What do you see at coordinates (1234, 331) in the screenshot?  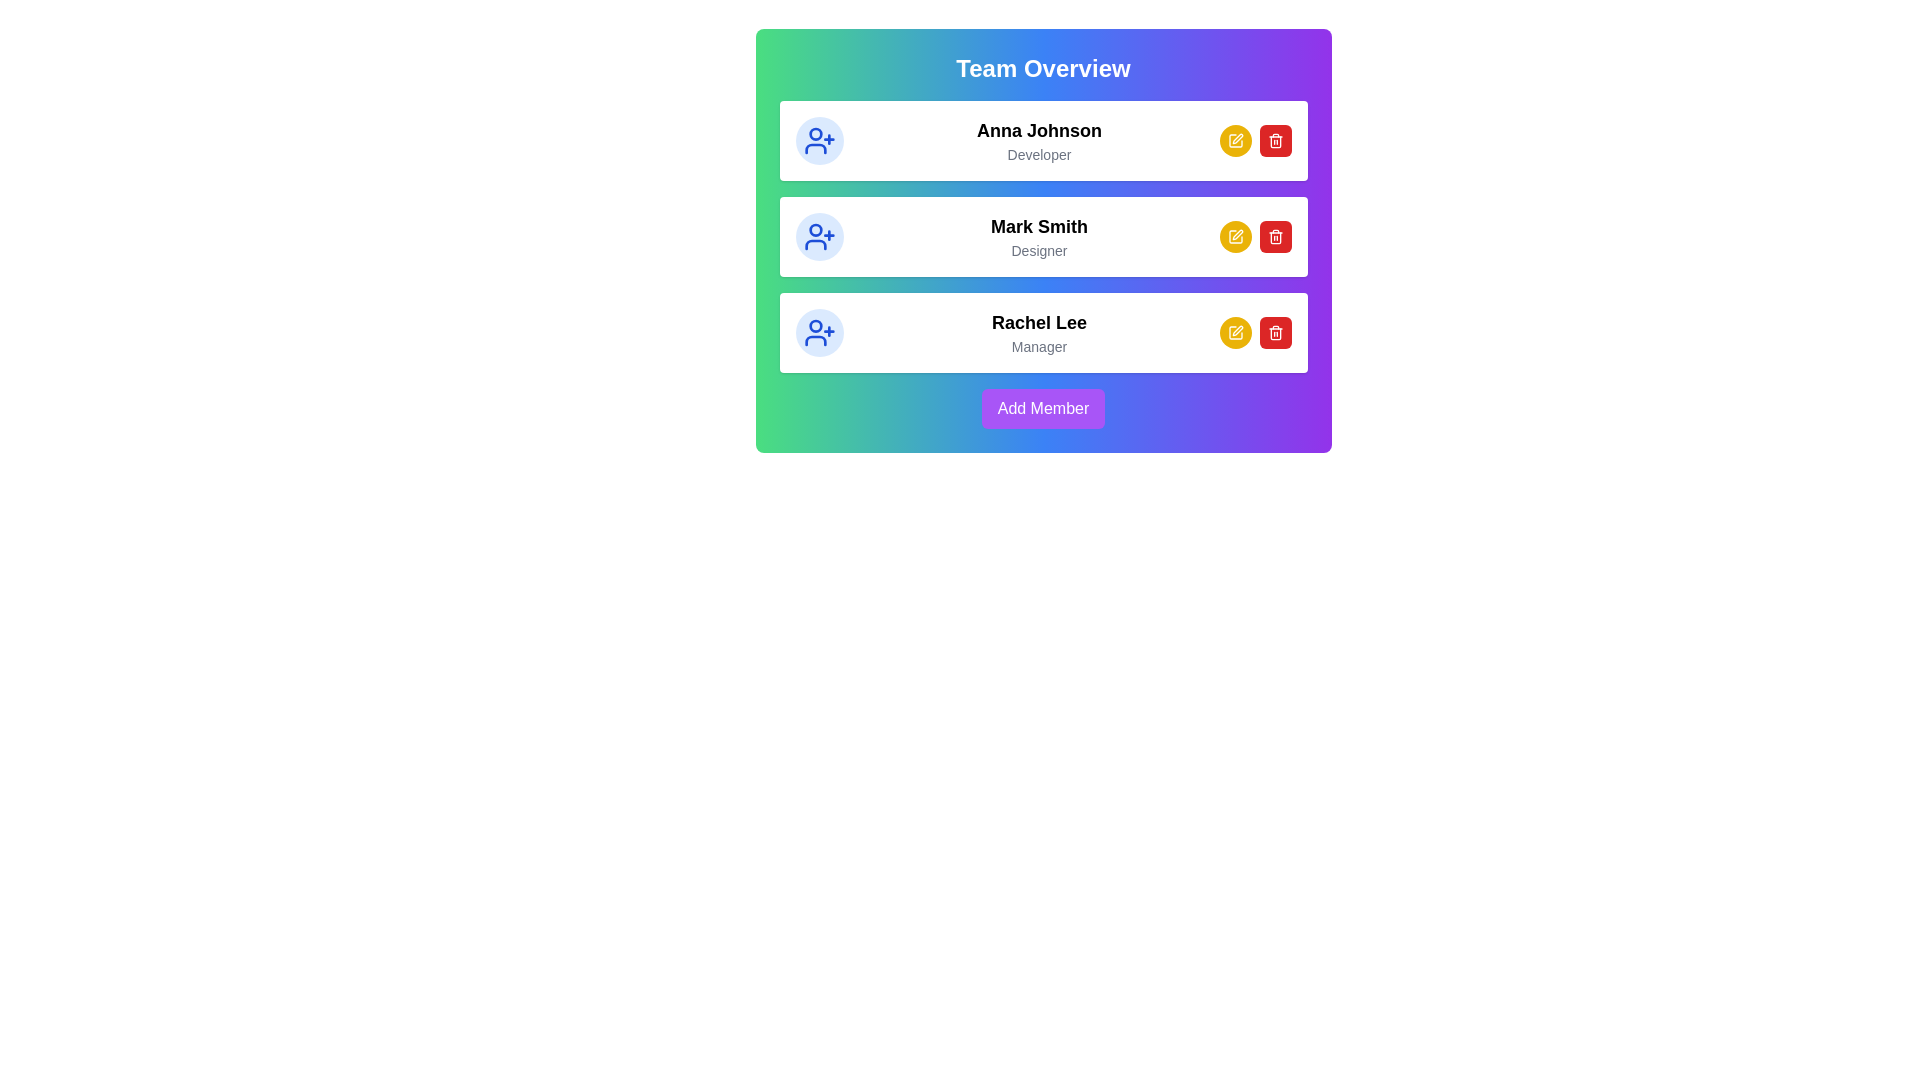 I see `the 'edit' button located to the right of the 'Rachel Lee' user profile, which is adjacent to the red trash can button` at bounding box center [1234, 331].